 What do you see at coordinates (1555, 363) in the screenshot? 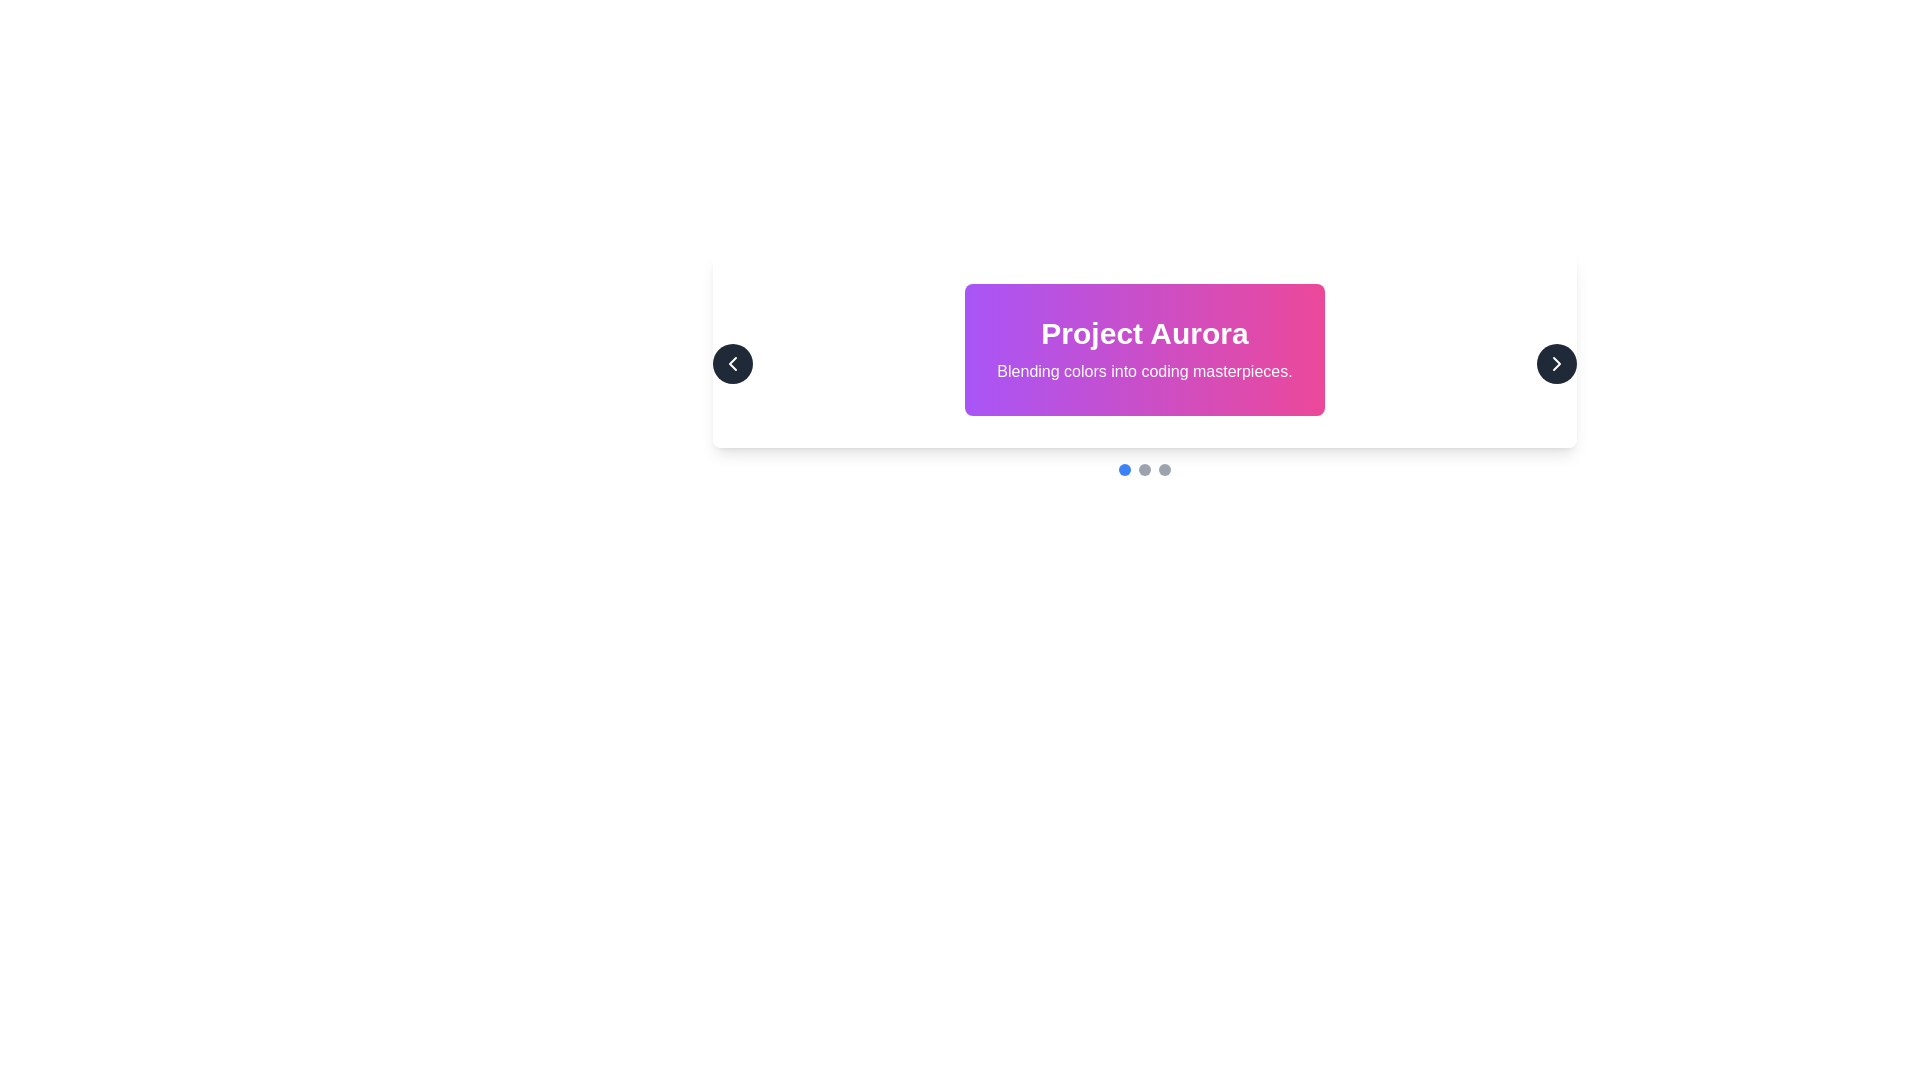
I see `the circular button with a dark gray background and a right-facing chevron` at bounding box center [1555, 363].